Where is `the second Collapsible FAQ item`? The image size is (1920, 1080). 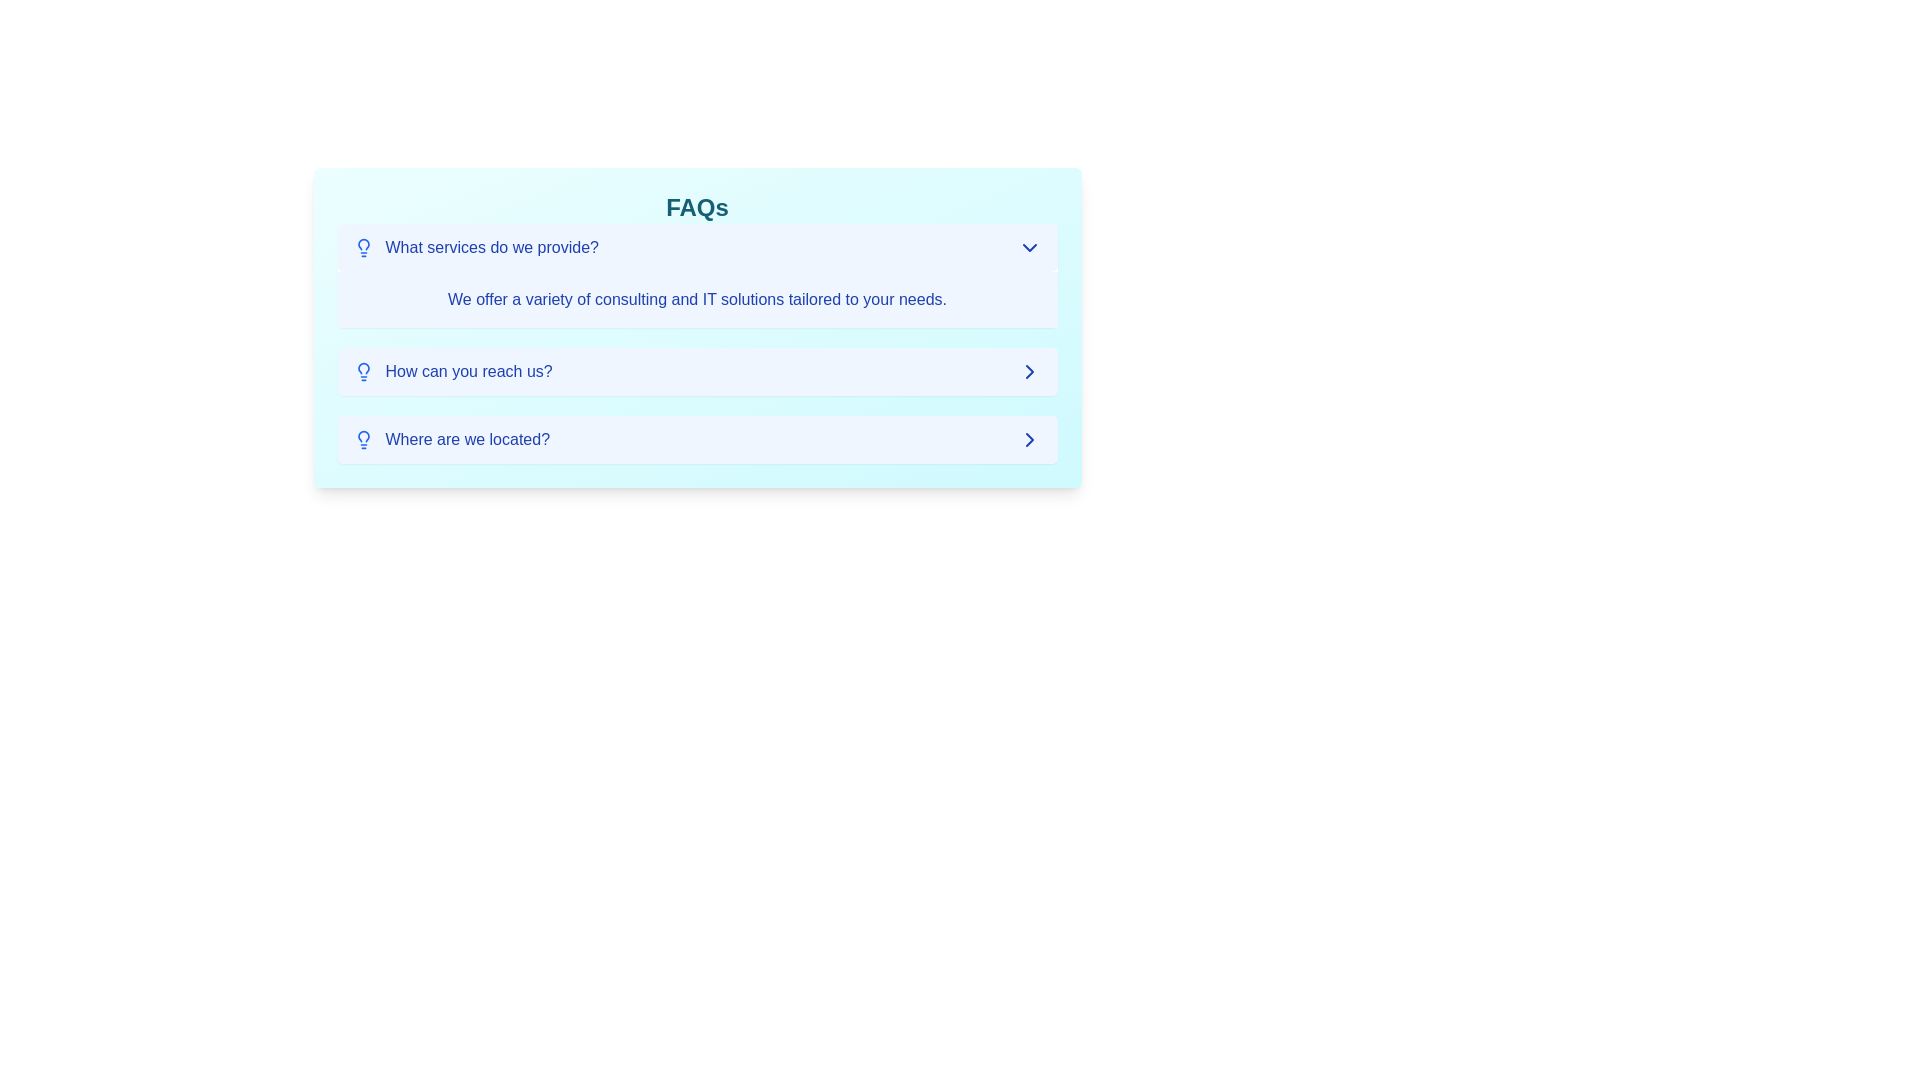
the second Collapsible FAQ item is located at coordinates (697, 342).